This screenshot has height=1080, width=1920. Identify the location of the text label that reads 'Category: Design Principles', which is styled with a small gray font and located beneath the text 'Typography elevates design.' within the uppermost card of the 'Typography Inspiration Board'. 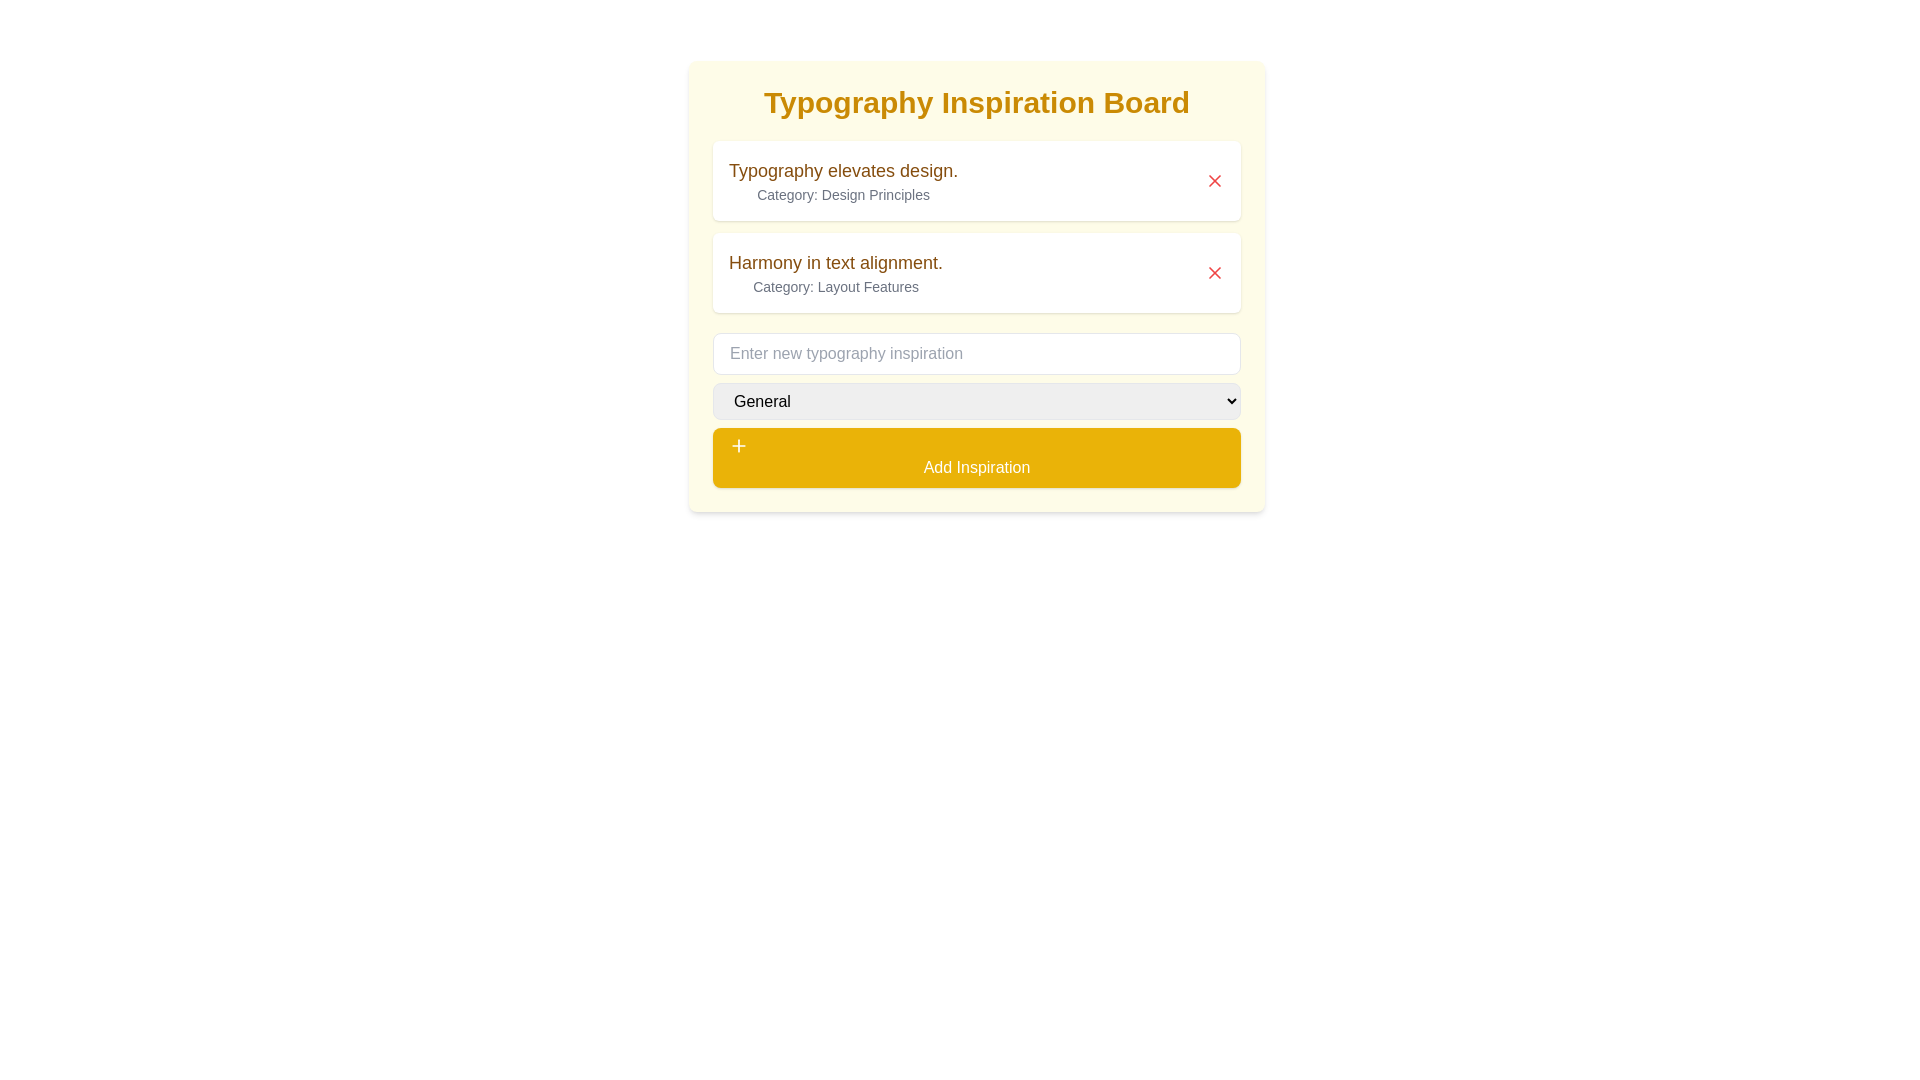
(843, 195).